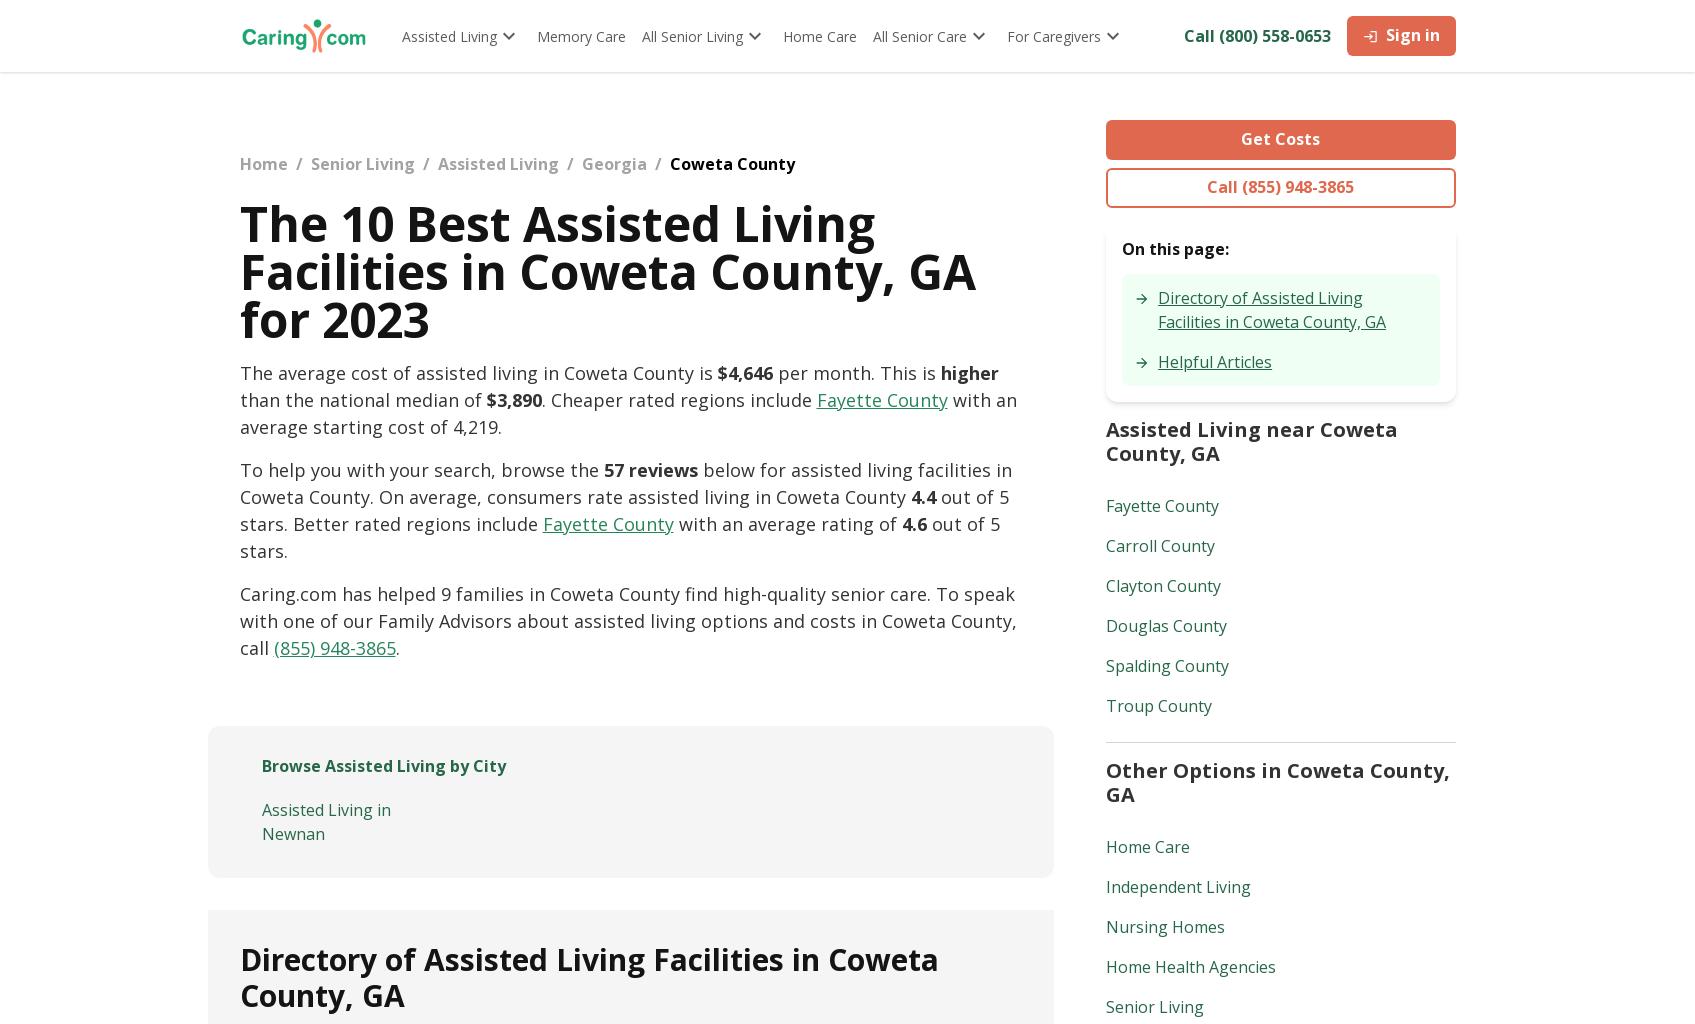 The height and width of the screenshot is (1024, 1695). What do you see at coordinates (325, 820) in the screenshot?
I see `'Assisted Living in Newnan'` at bounding box center [325, 820].